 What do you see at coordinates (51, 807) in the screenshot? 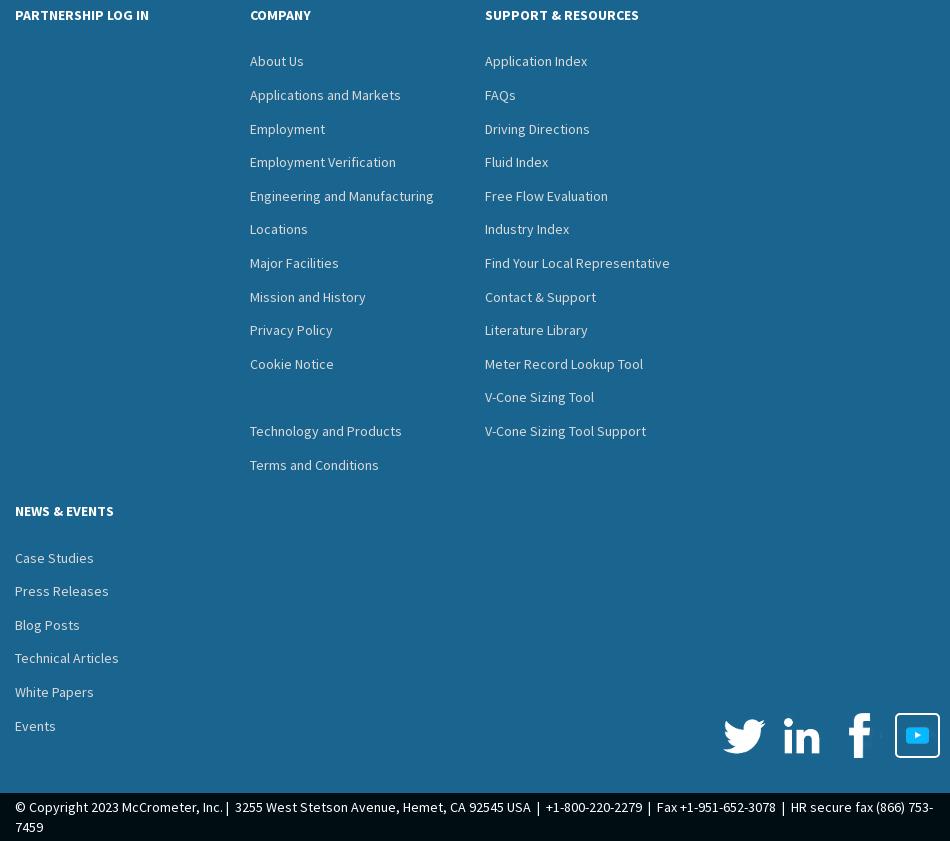
I see `'© Copyright'` at bounding box center [51, 807].